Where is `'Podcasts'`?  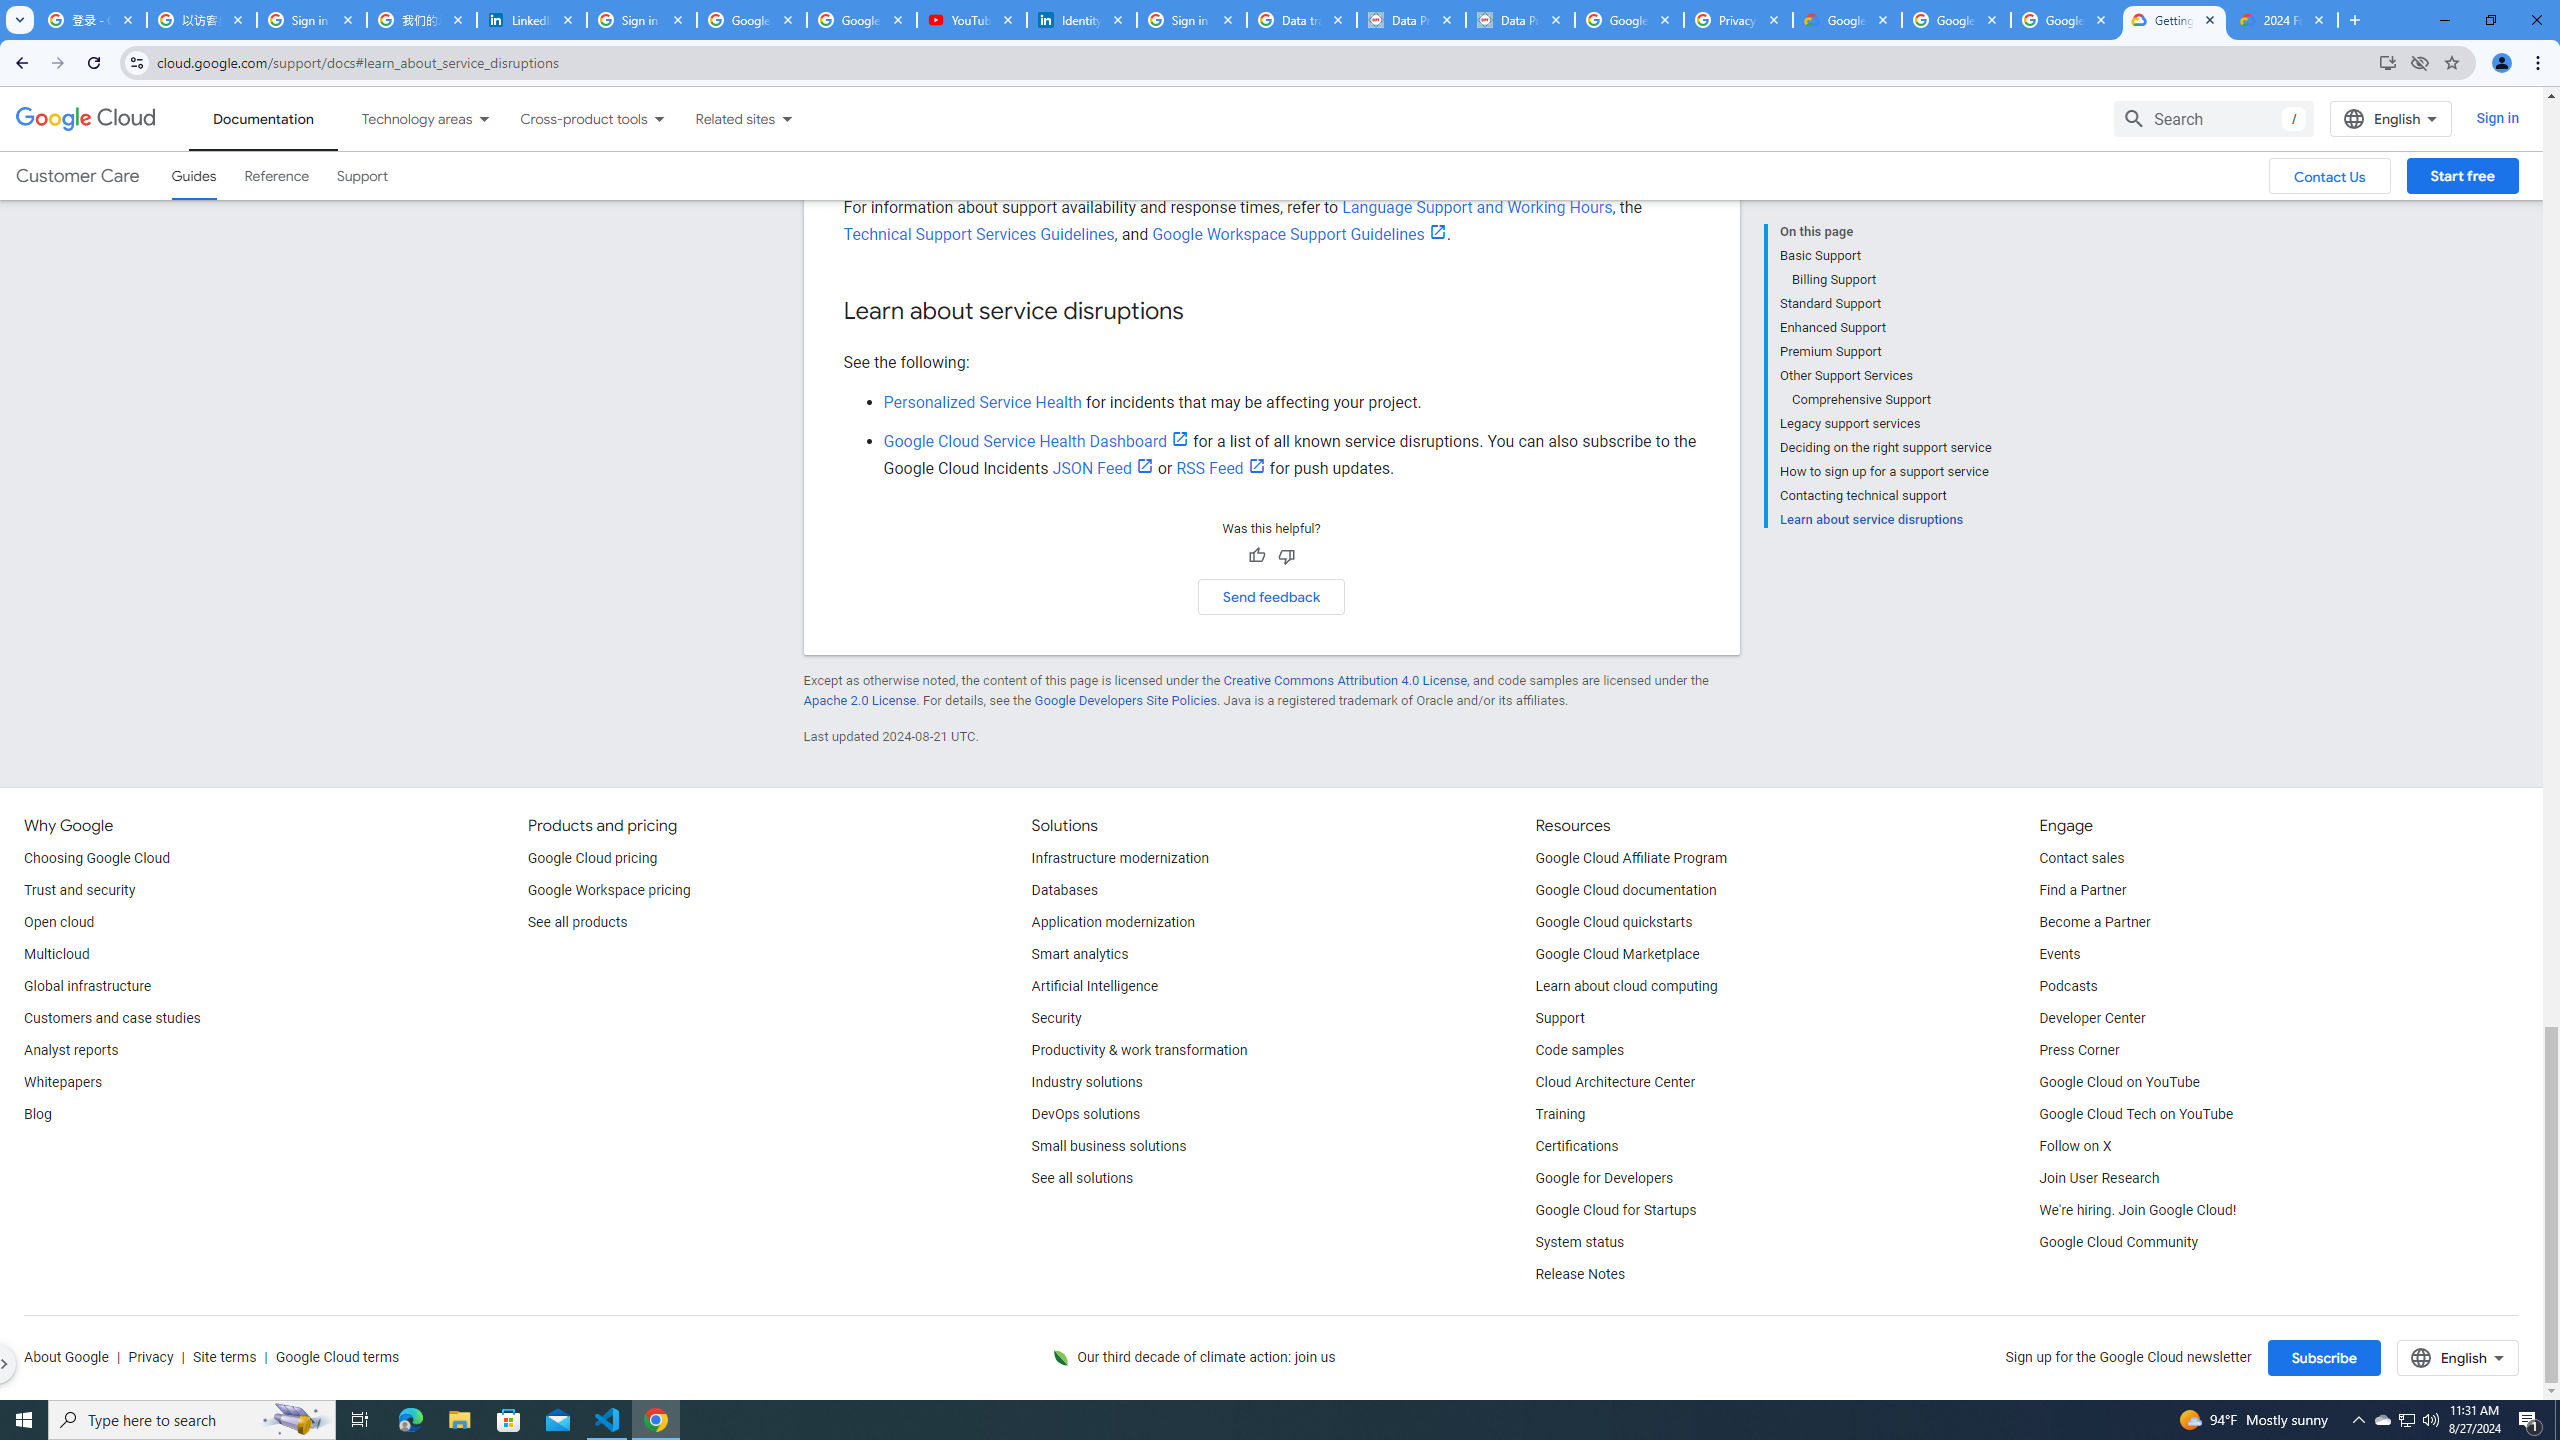
'Podcasts' is located at coordinates (2067, 987).